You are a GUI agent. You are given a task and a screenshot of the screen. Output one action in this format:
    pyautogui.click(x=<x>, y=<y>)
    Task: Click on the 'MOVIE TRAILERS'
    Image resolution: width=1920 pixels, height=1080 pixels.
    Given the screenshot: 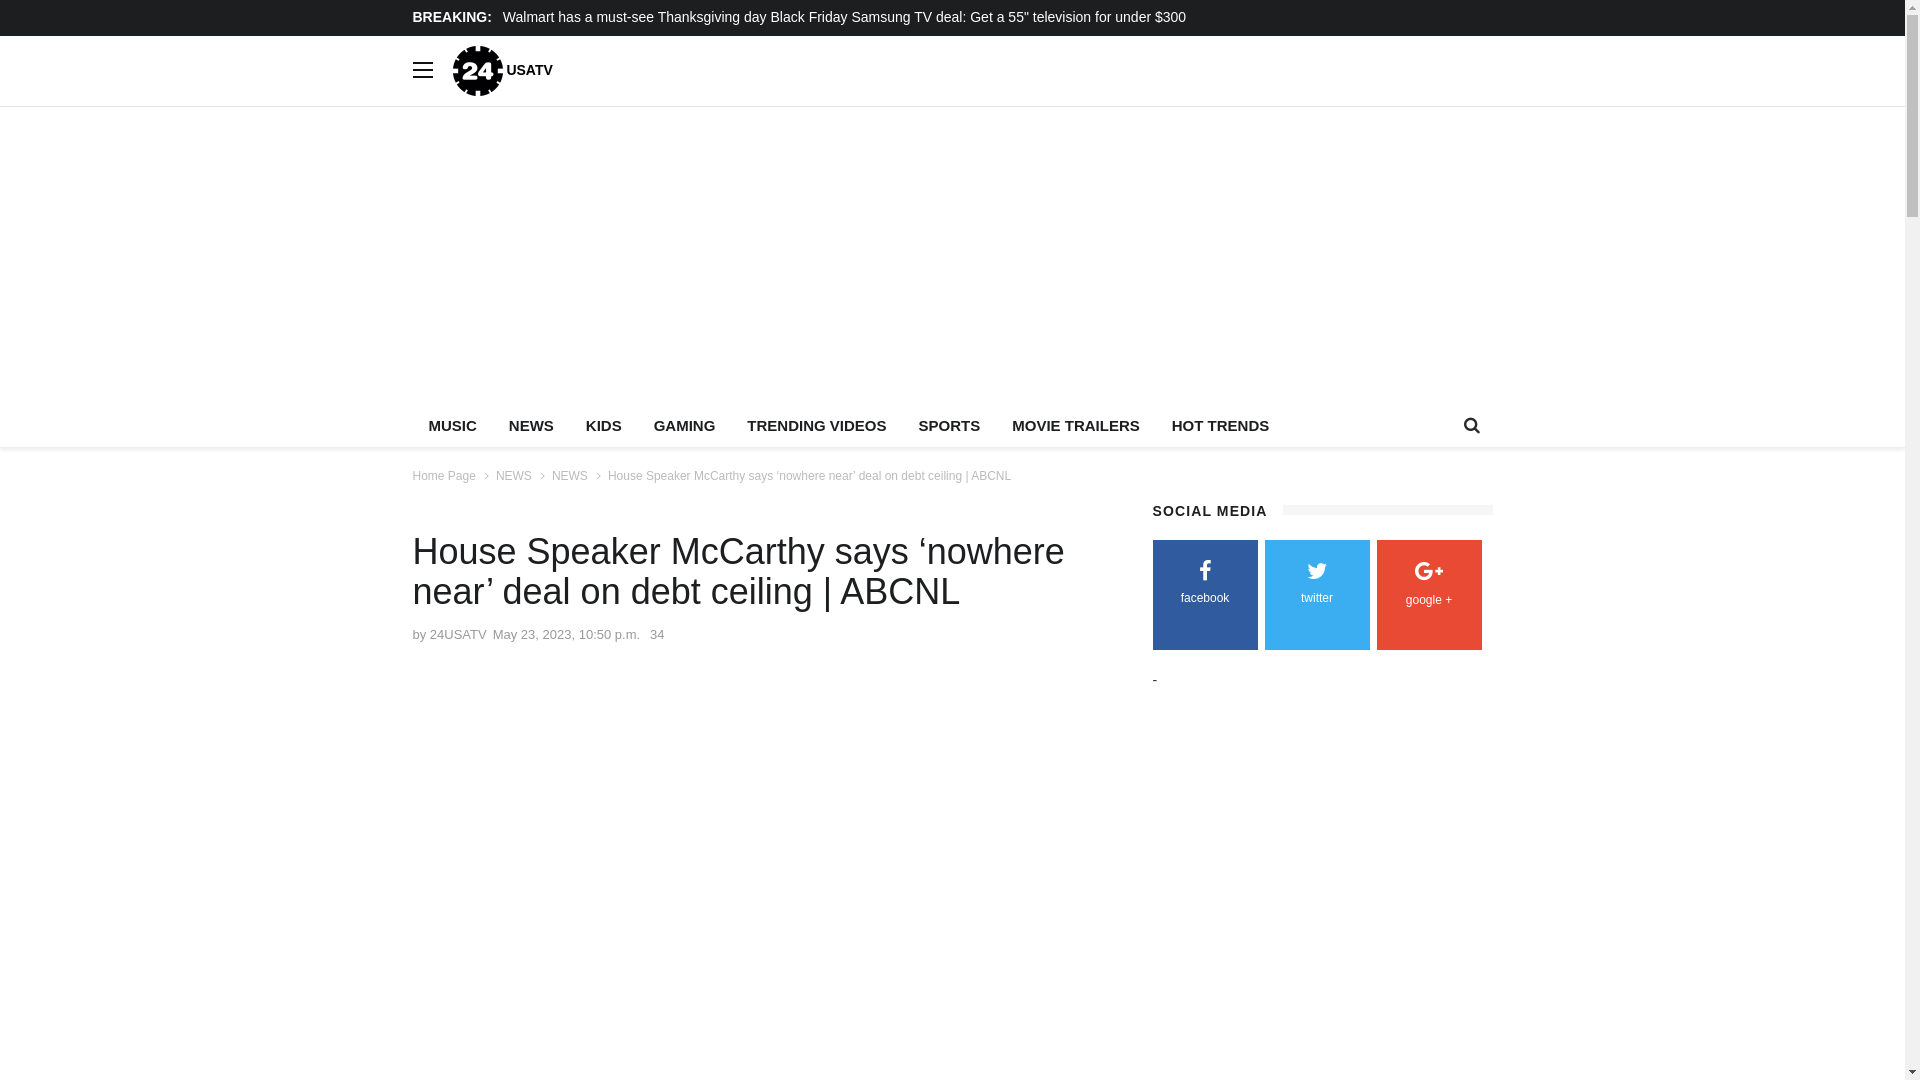 What is the action you would take?
    pyautogui.click(x=1074, y=424)
    